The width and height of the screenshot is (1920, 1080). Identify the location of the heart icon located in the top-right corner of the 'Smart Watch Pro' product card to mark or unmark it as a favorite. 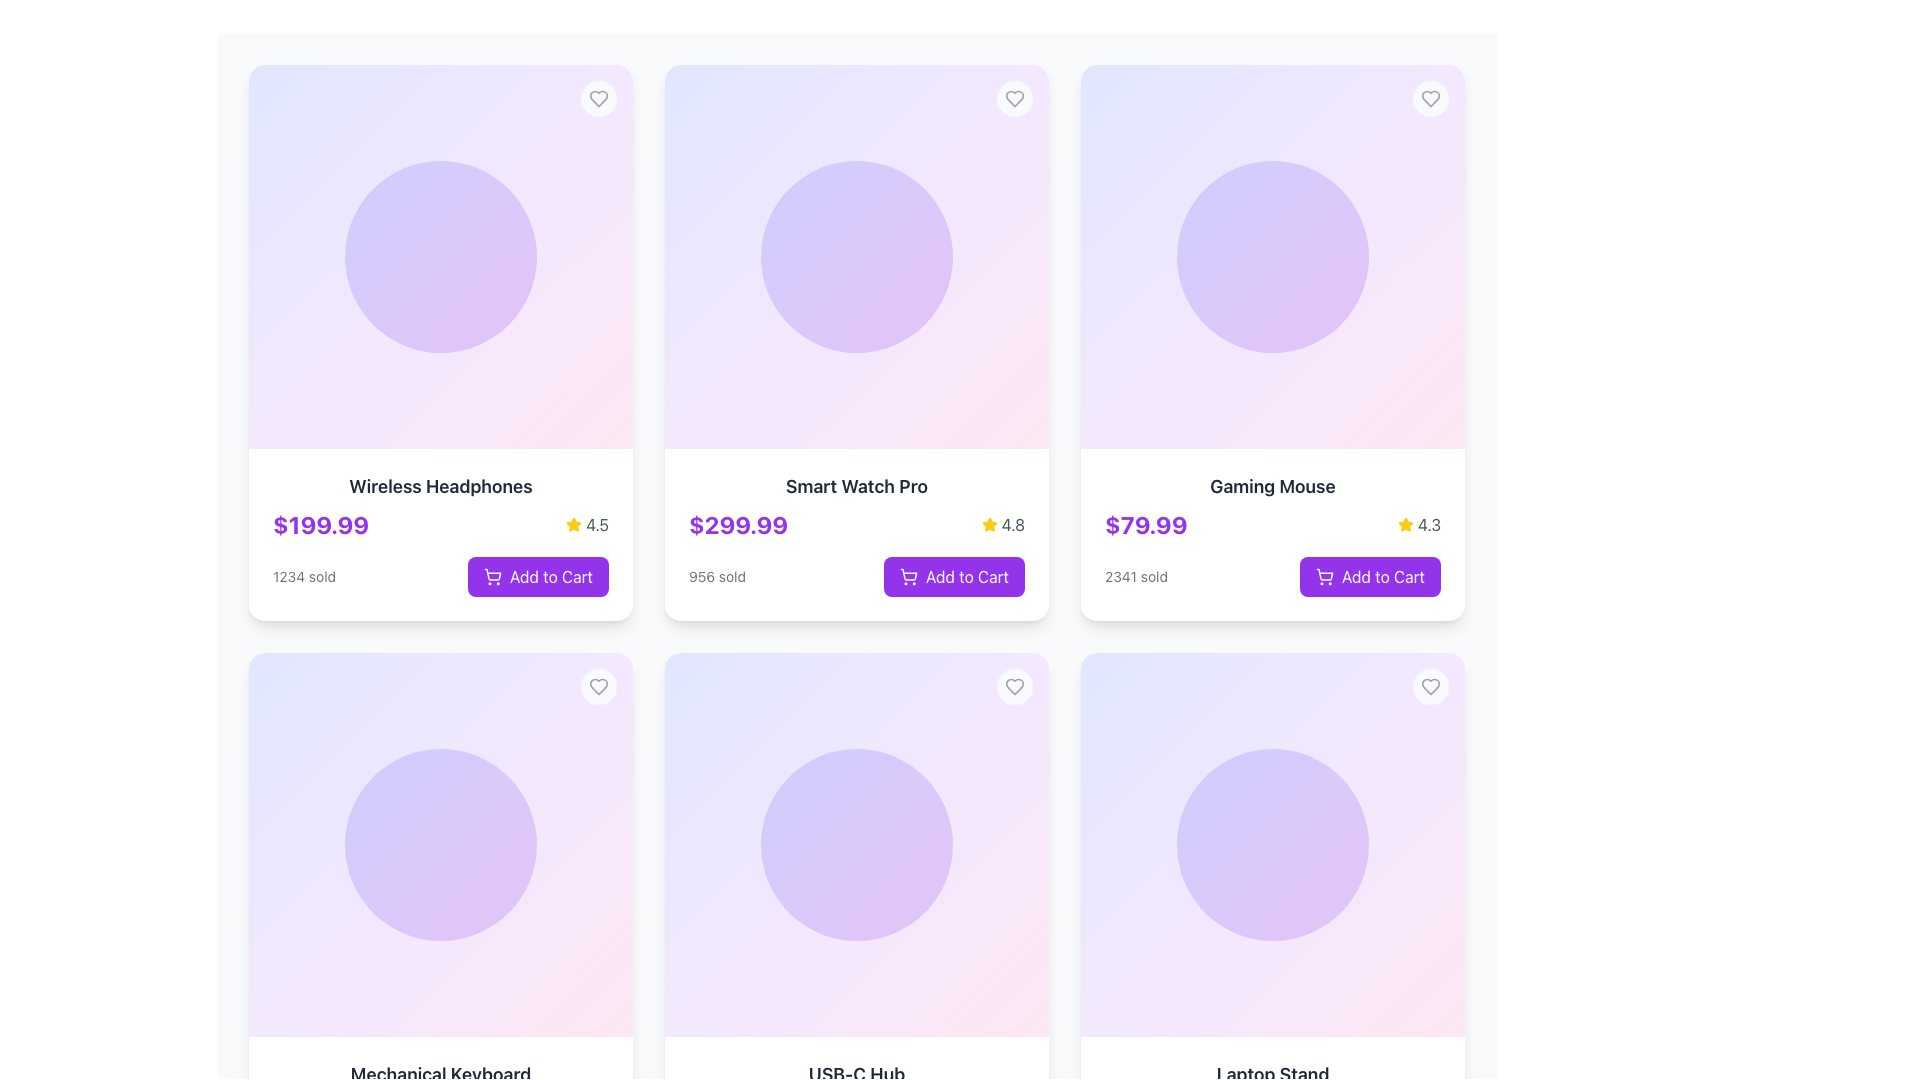
(1014, 99).